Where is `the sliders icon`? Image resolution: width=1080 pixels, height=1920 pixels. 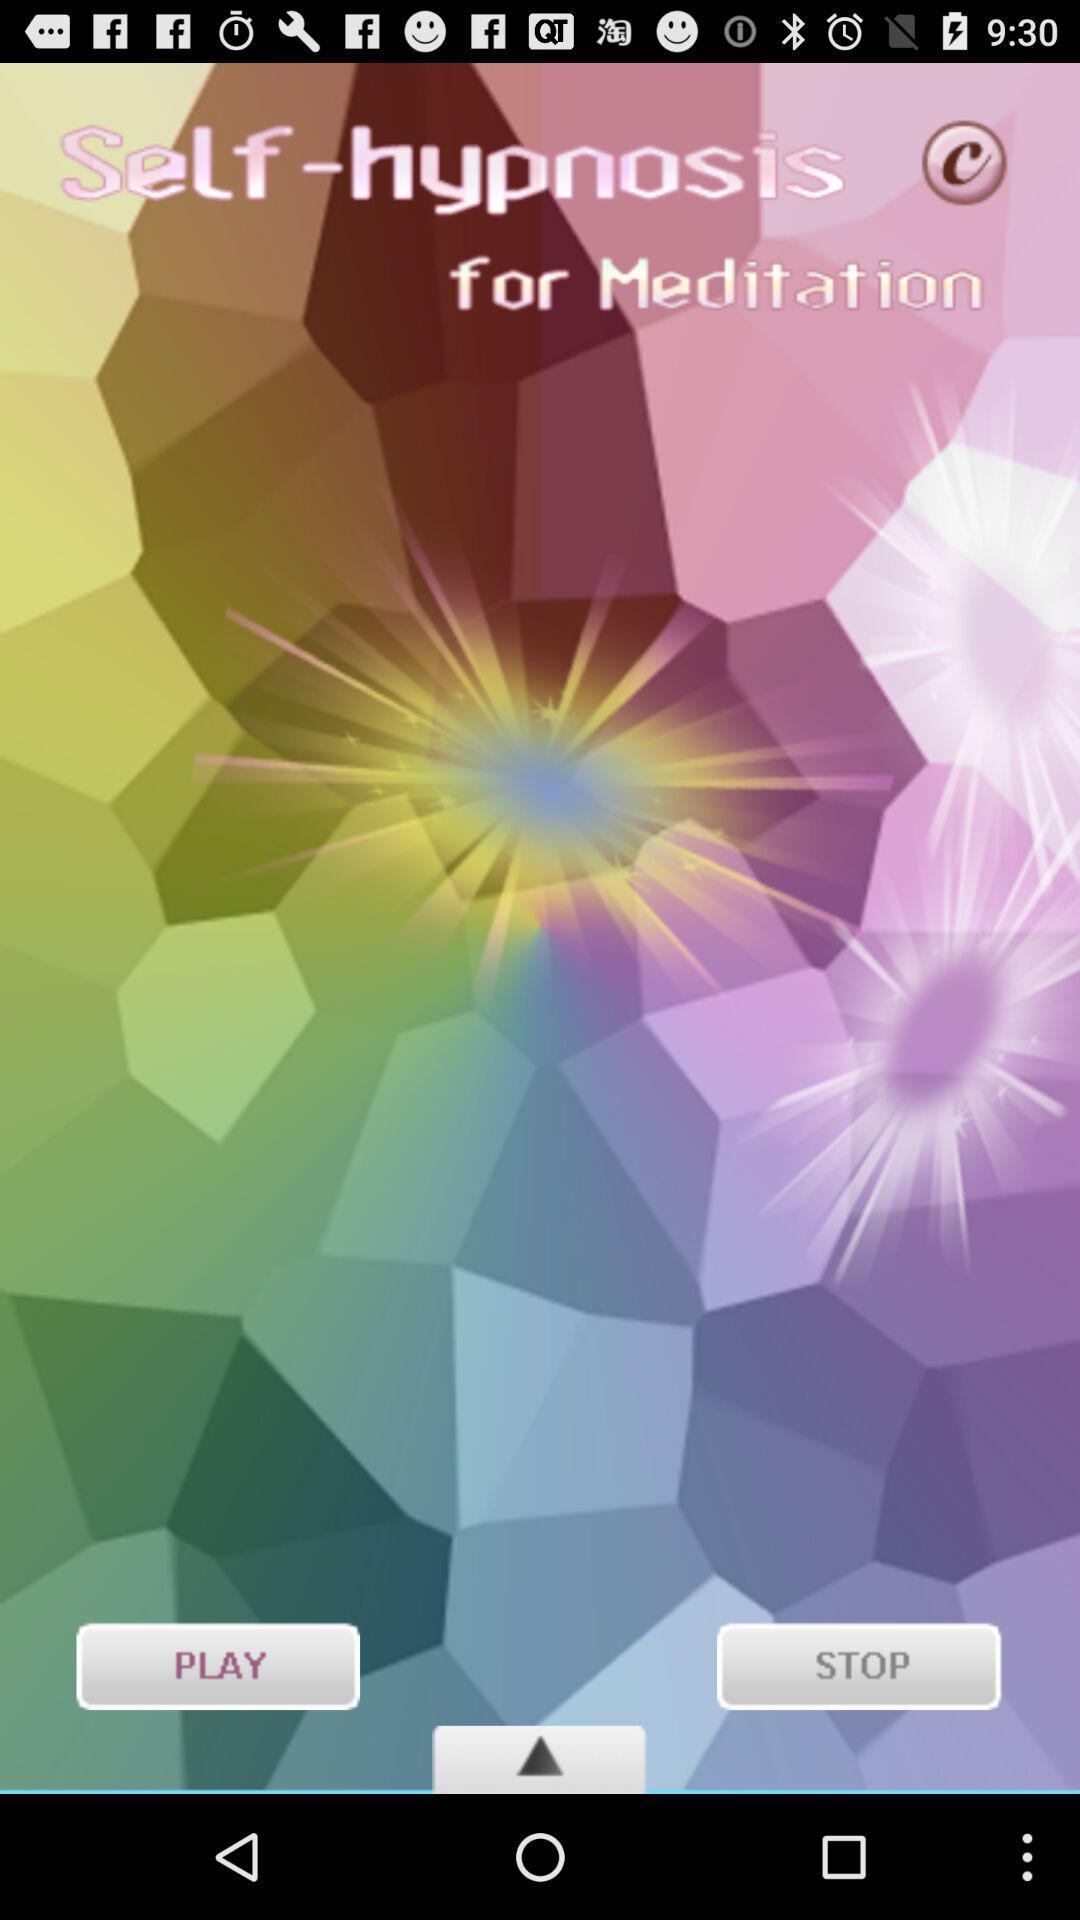 the sliders icon is located at coordinates (217, 1782).